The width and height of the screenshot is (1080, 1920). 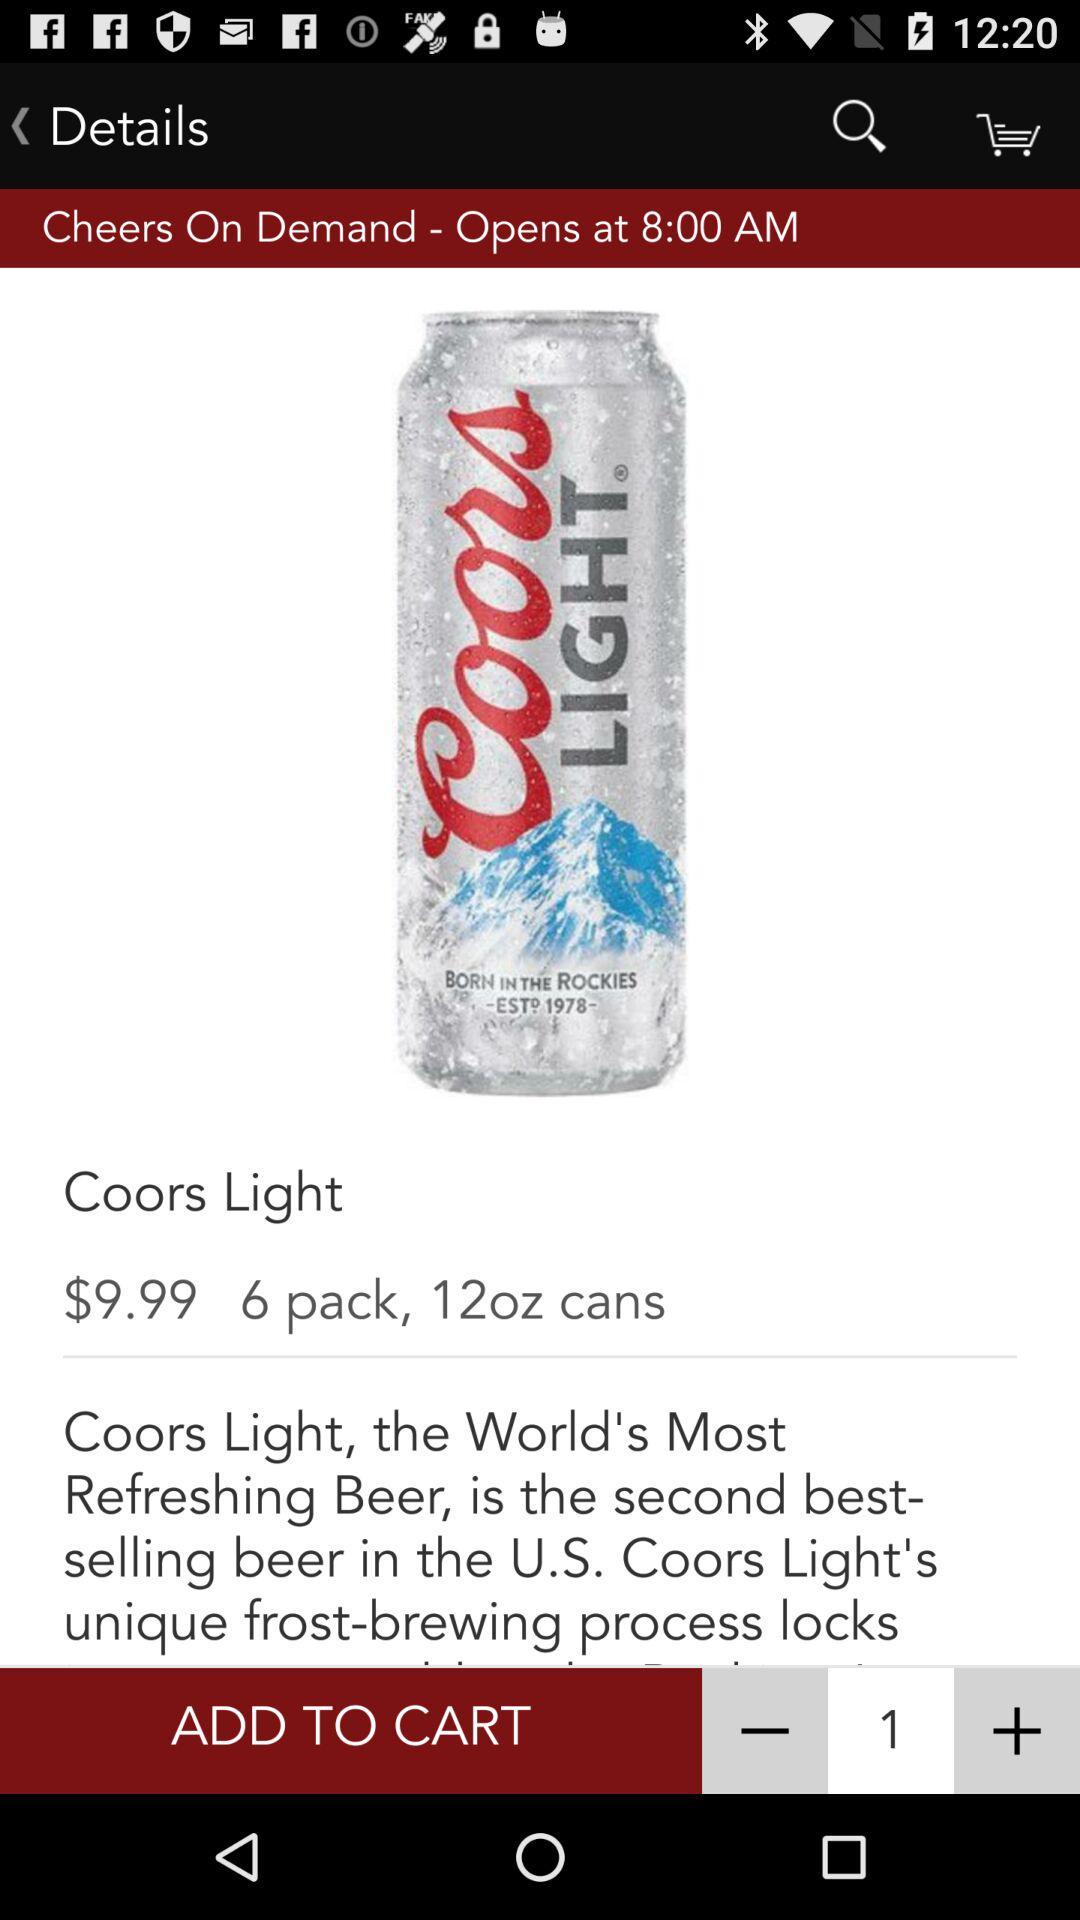 What do you see at coordinates (1017, 1730) in the screenshot?
I see `one more of the same order` at bounding box center [1017, 1730].